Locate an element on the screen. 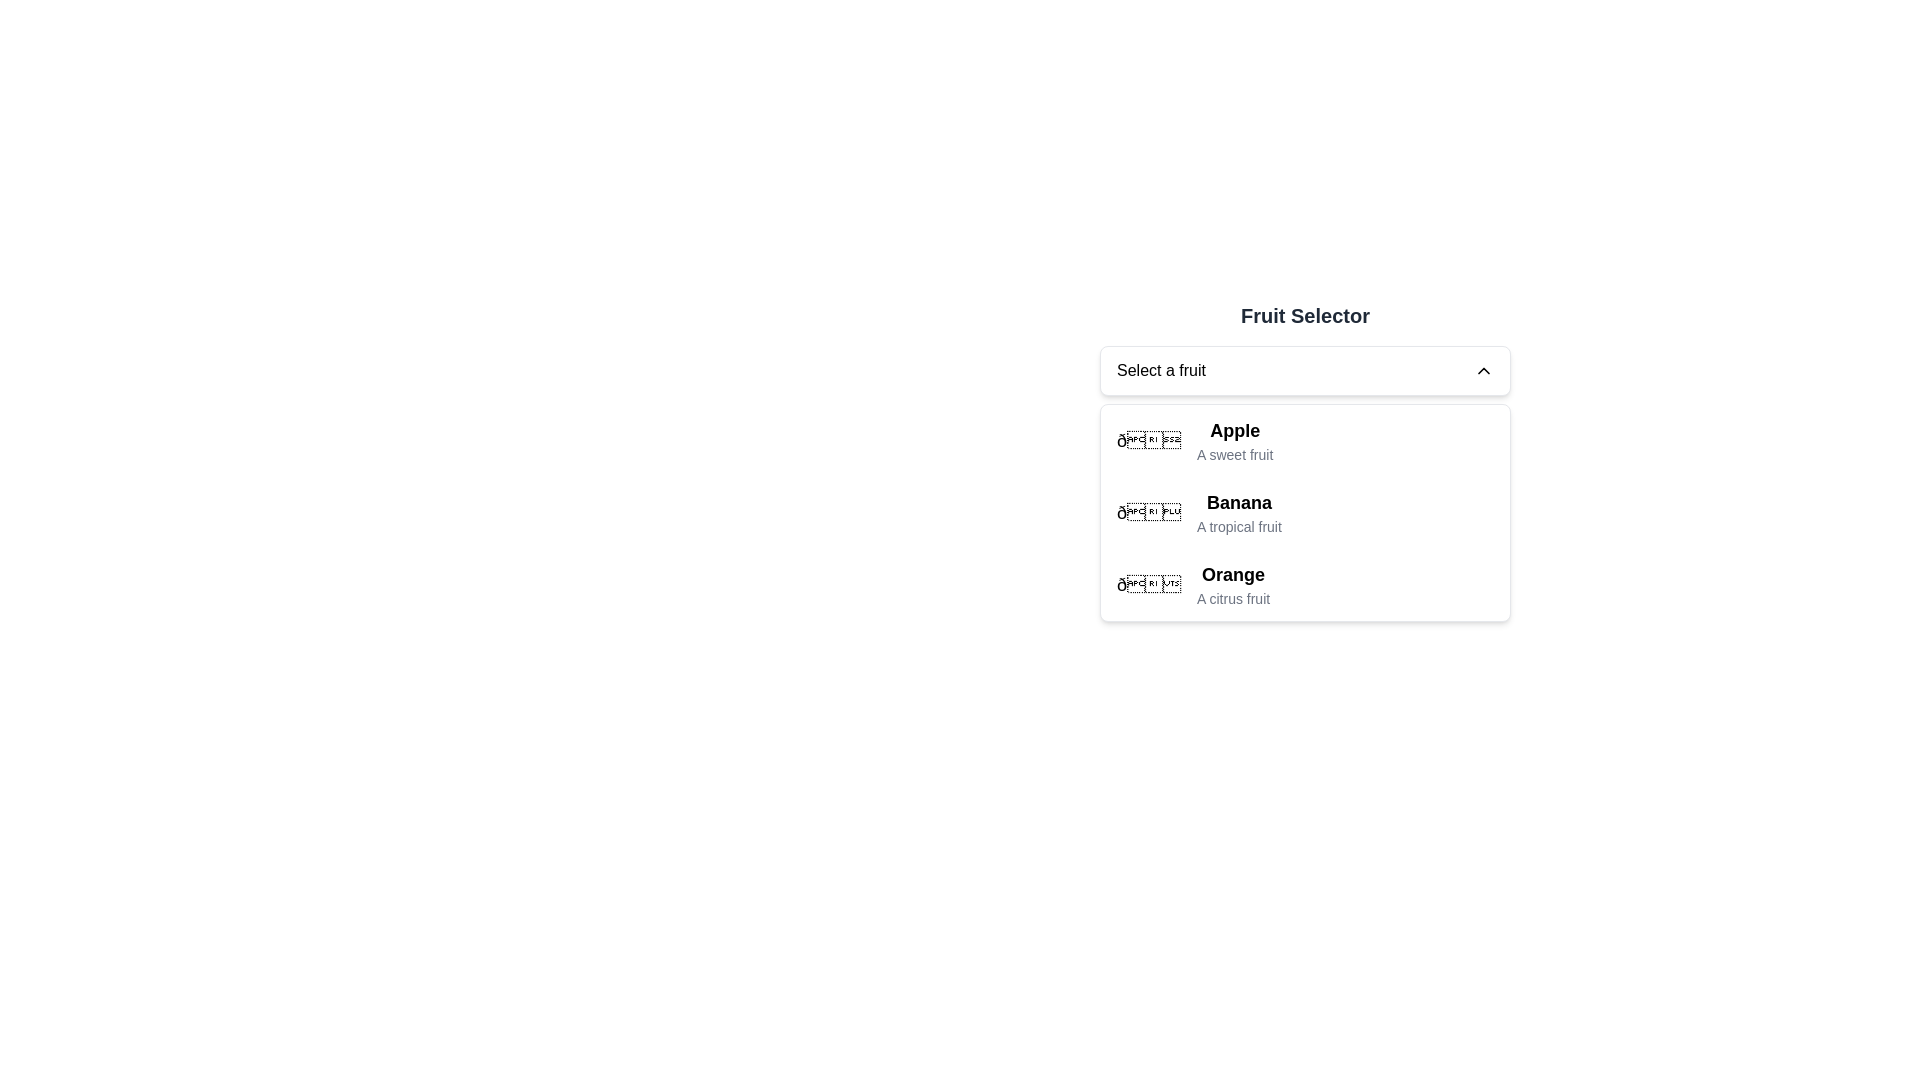 The width and height of the screenshot is (1920, 1080). the dropdown menu labeled 'Select a fruit' is located at coordinates (1305, 370).